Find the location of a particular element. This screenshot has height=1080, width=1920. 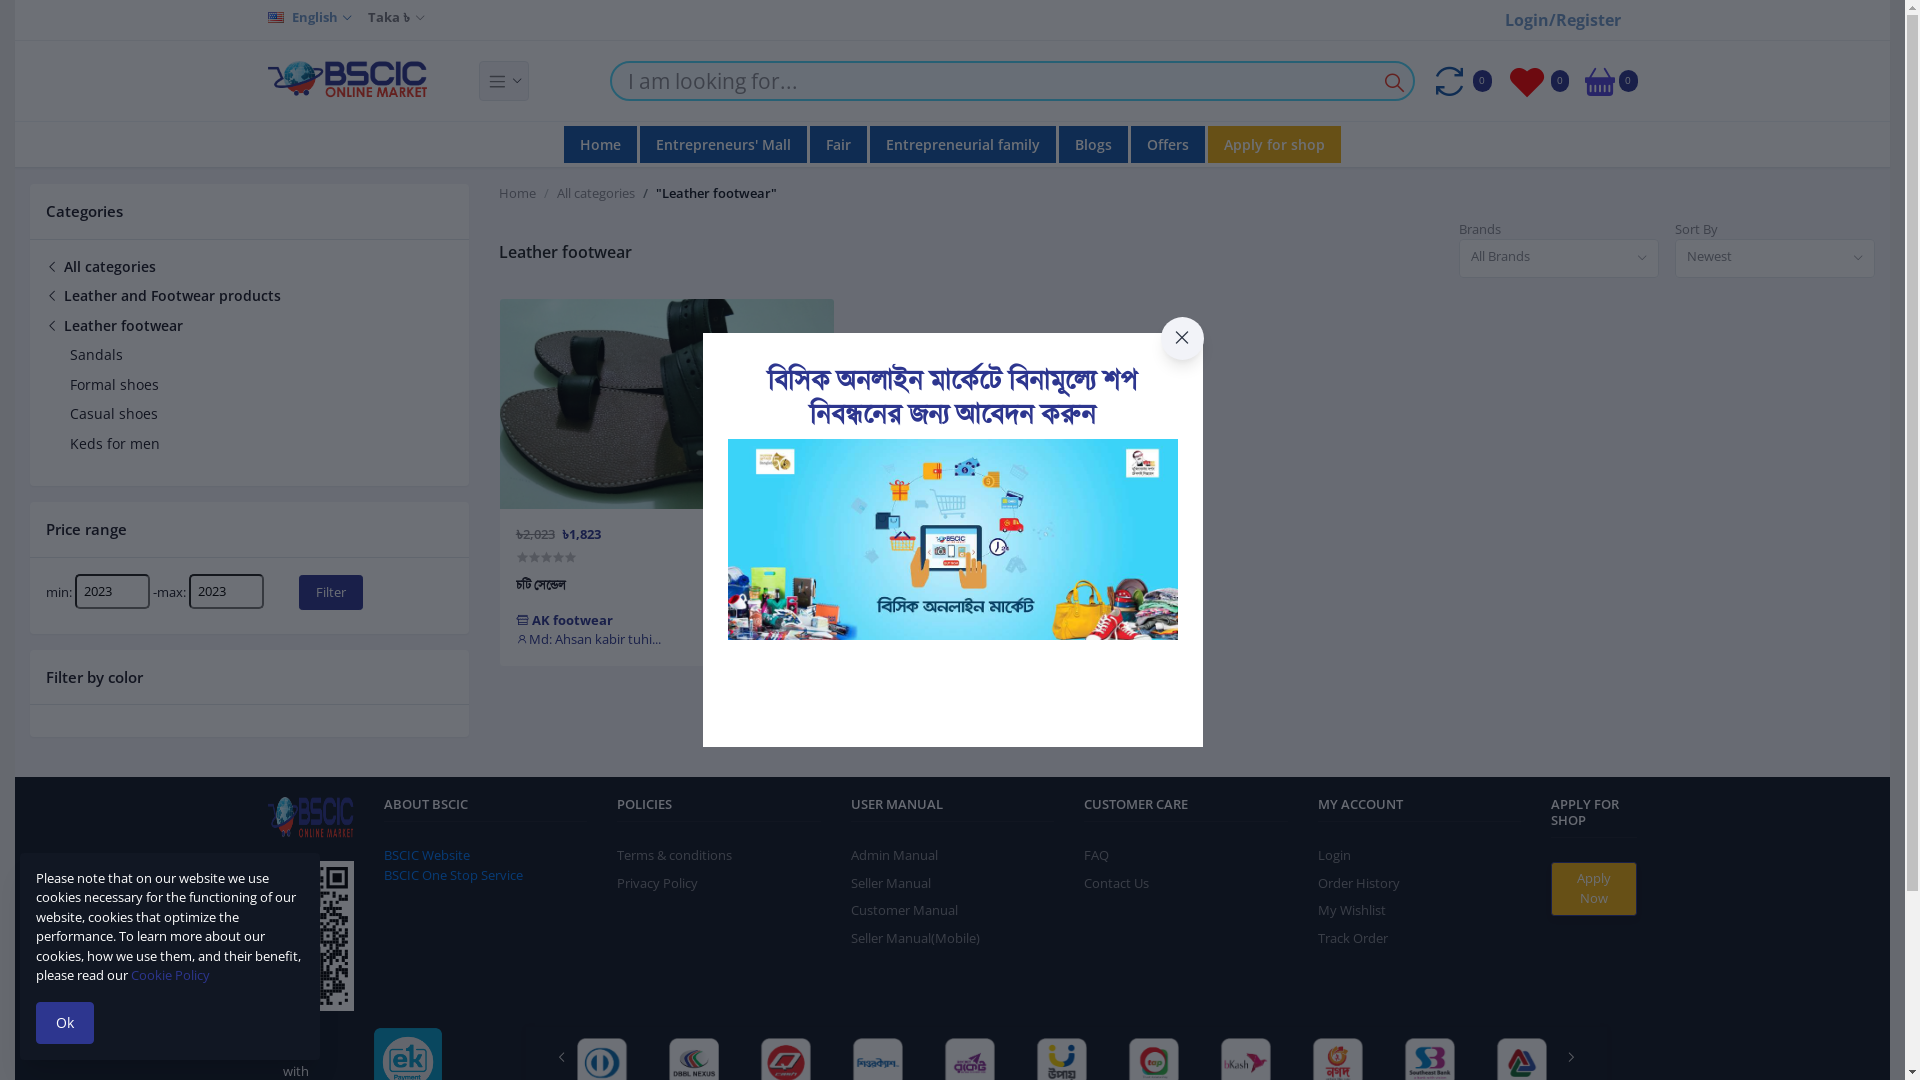

'Cookie Policy' is located at coordinates (170, 974).